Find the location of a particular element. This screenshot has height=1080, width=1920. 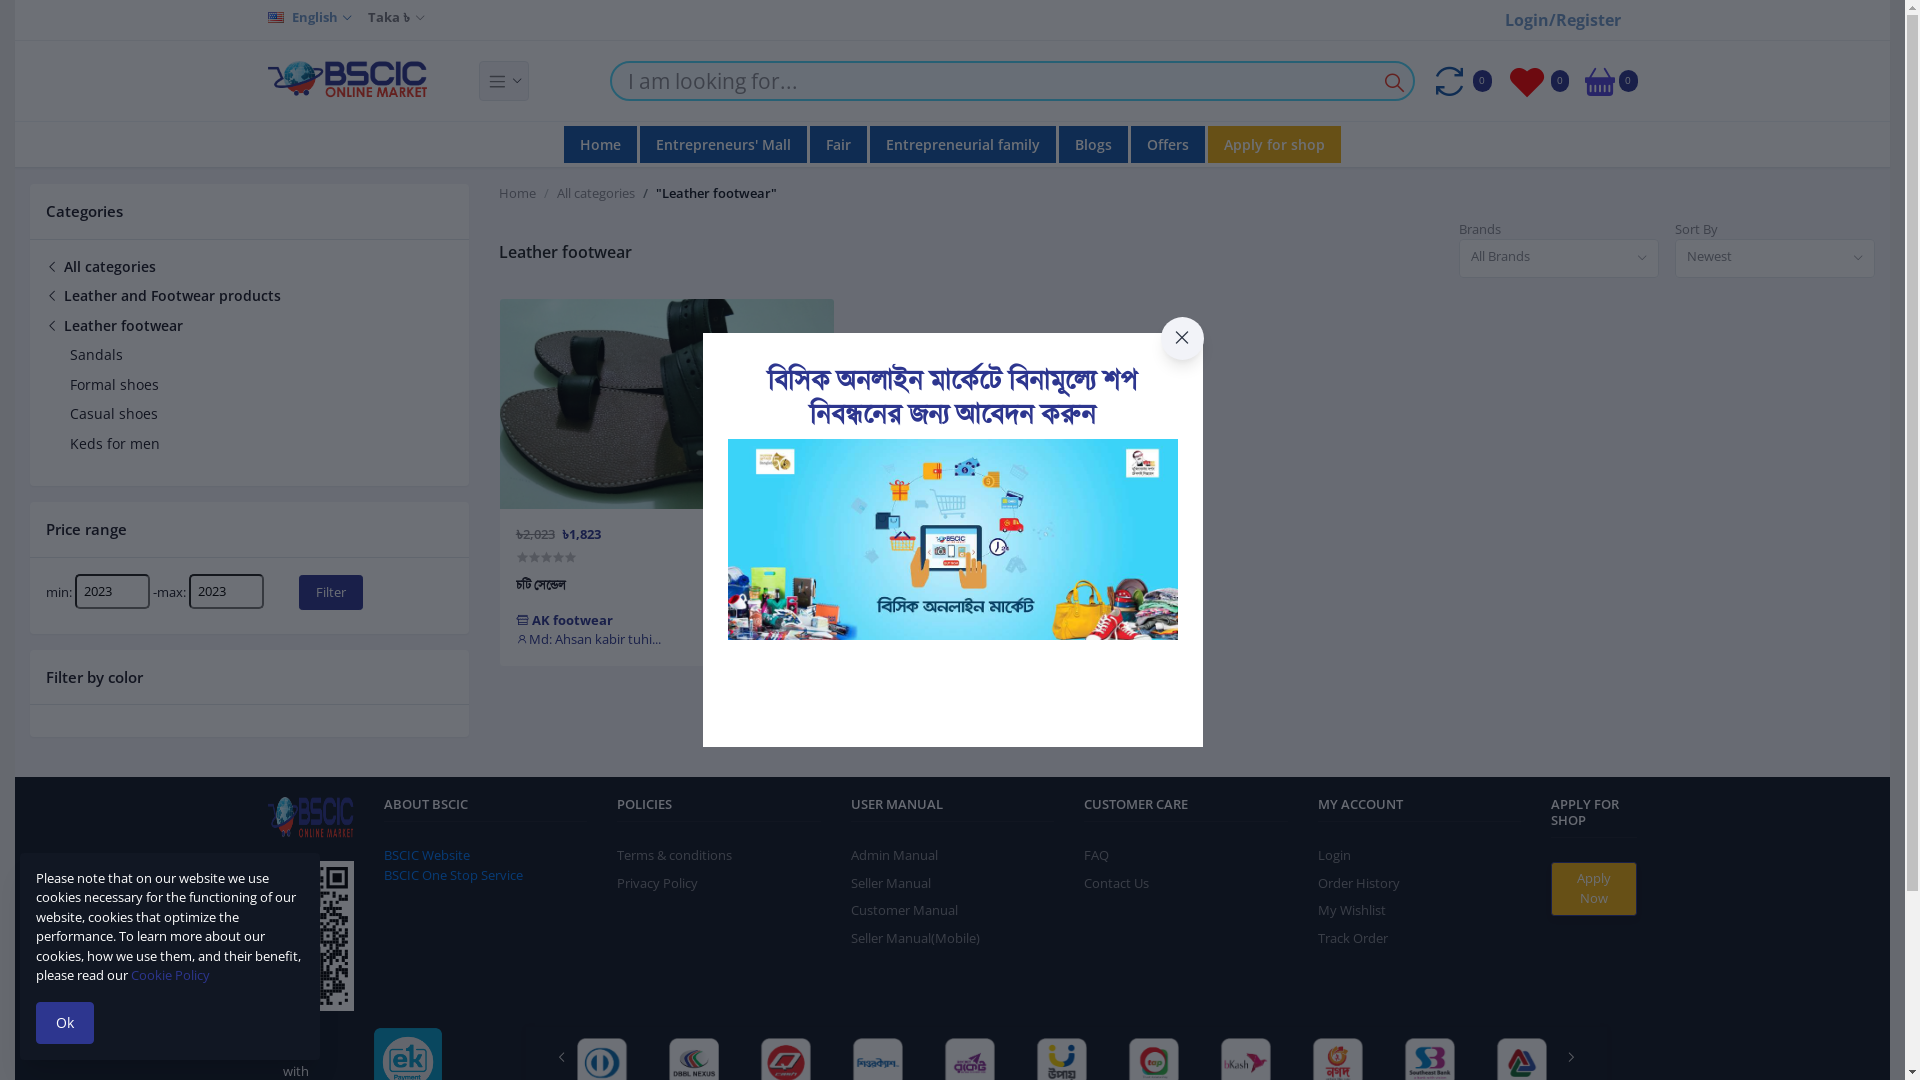

'Cookie Policy' is located at coordinates (170, 974).